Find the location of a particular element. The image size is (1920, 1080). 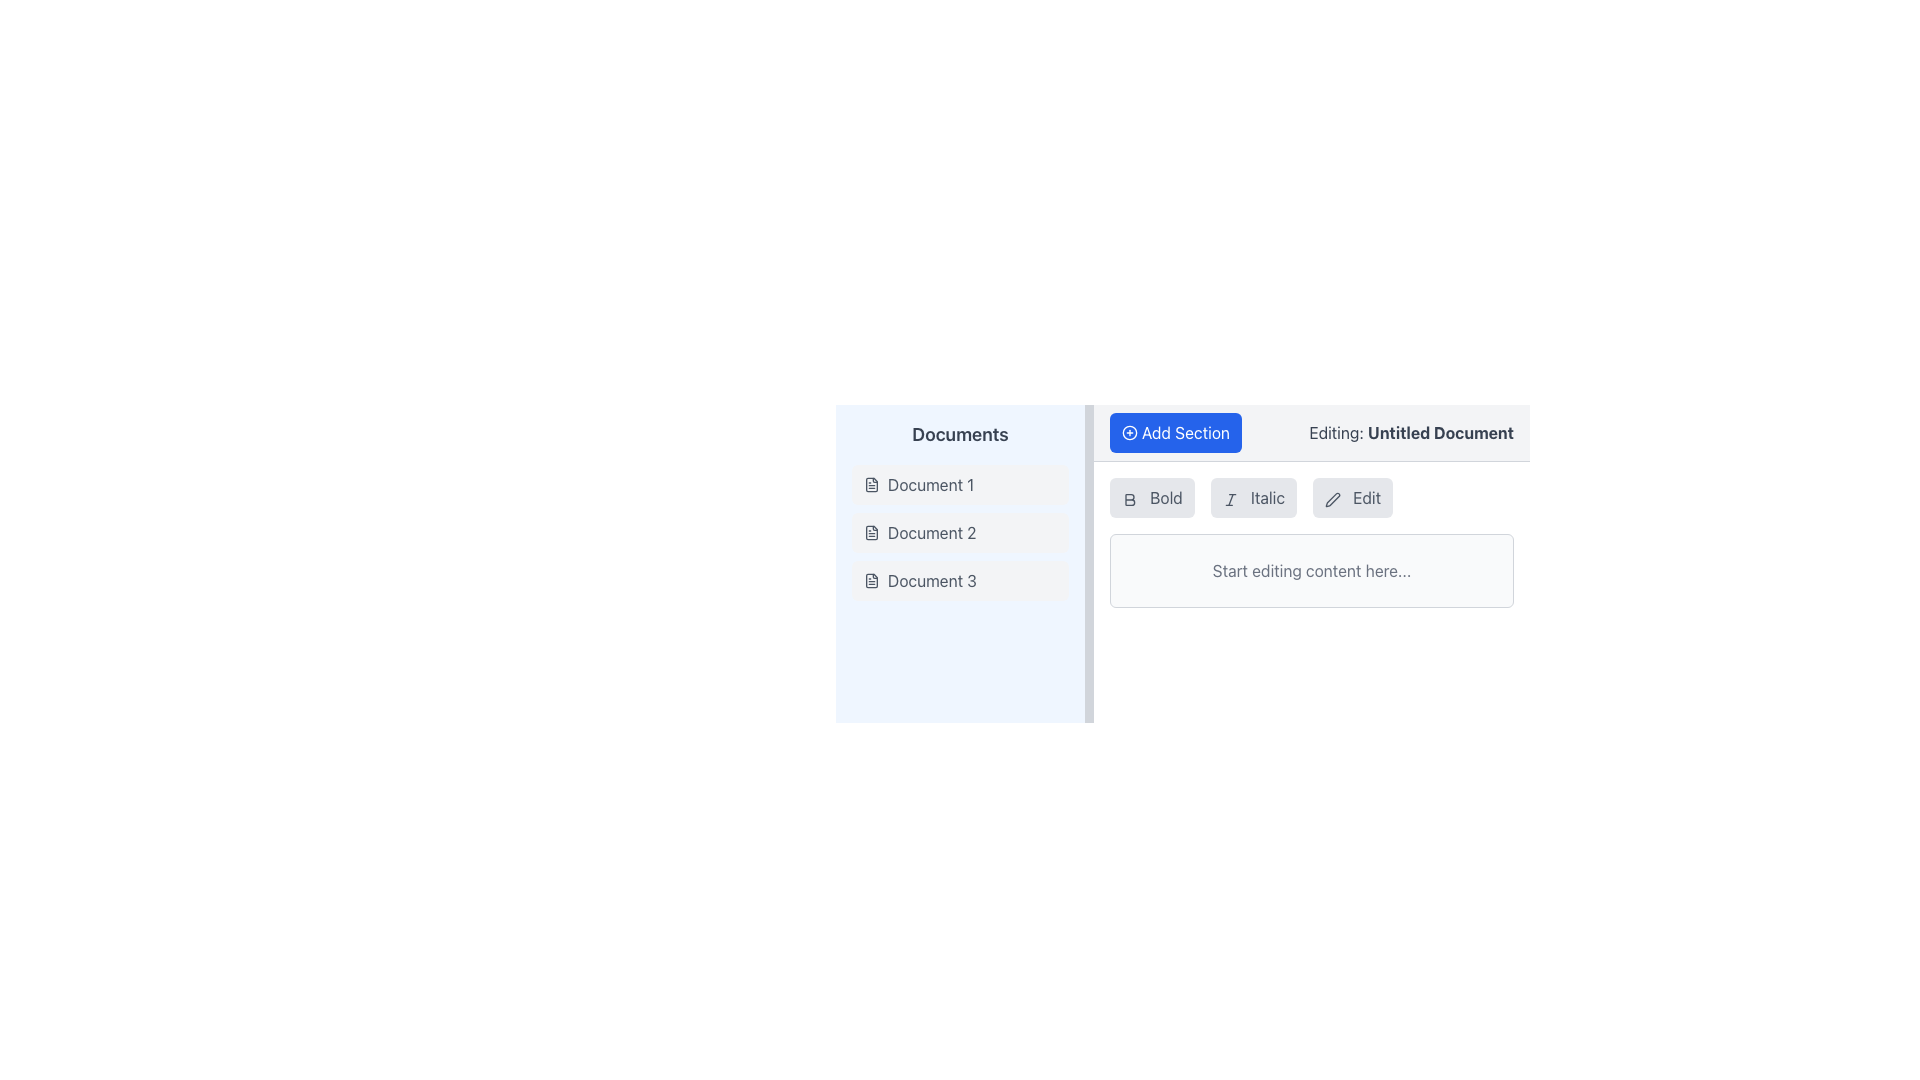

the document icon located to the left of 'Document 1' in the document navigation menu, which visually represents a document is located at coordinates (872, 485).